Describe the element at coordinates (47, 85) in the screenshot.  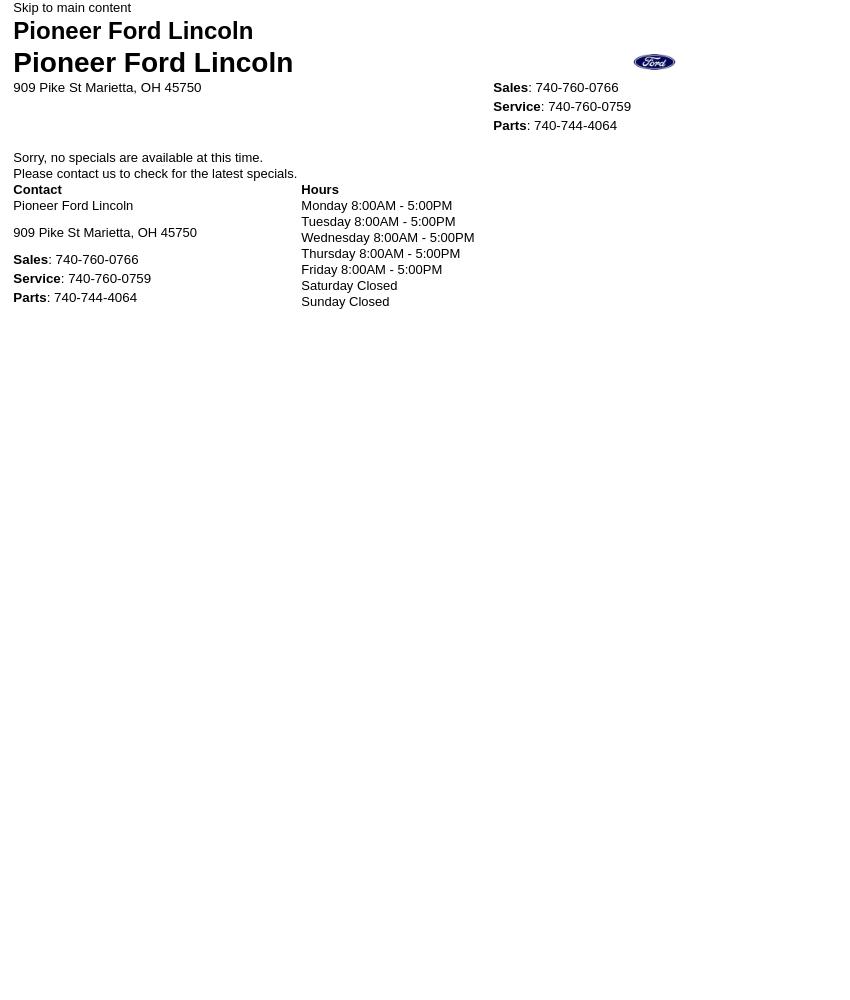
I see `'909 Pike St'` at that location.